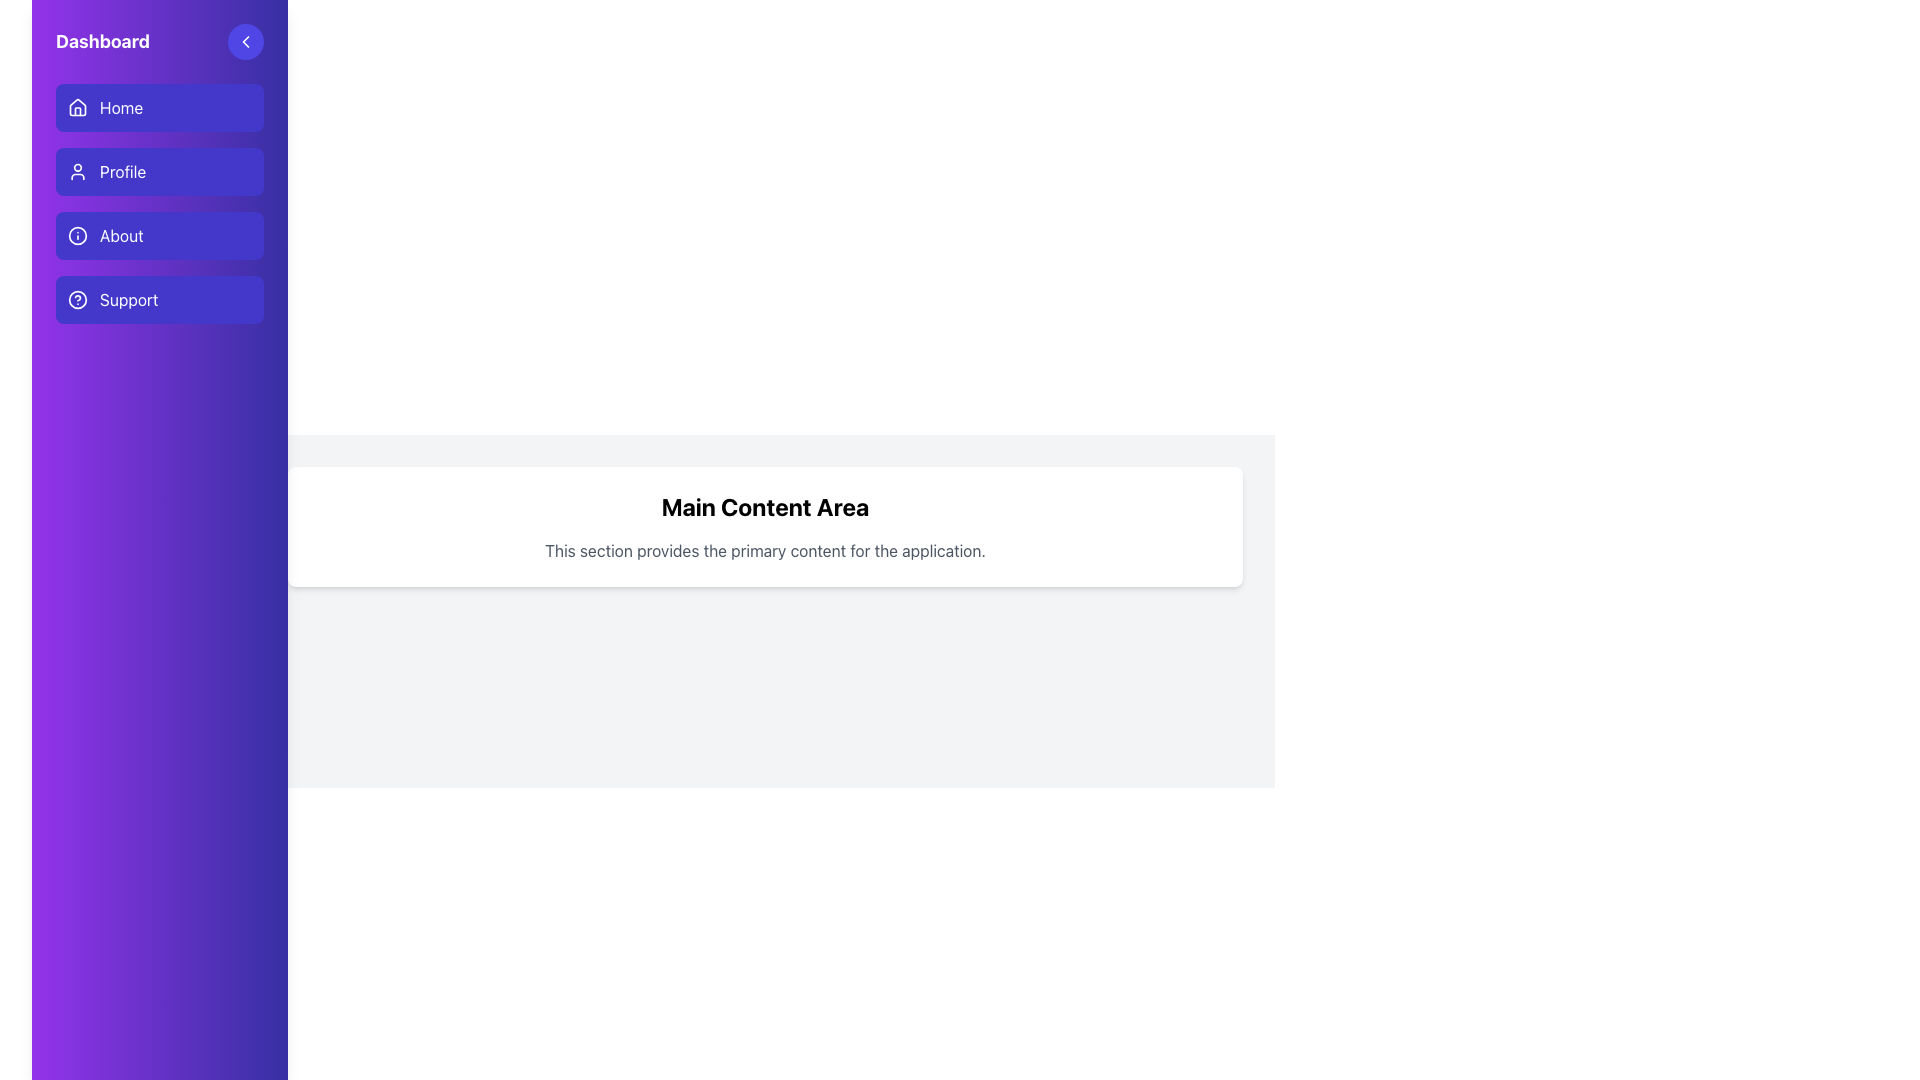 The image size is (1920, 1080). Describe the element at coordinates (244, 42) in the screenshot. I see `the left-facing chevron icon contained within a rounded purple circular button located at the top-right corner of the sidebar` at that location.